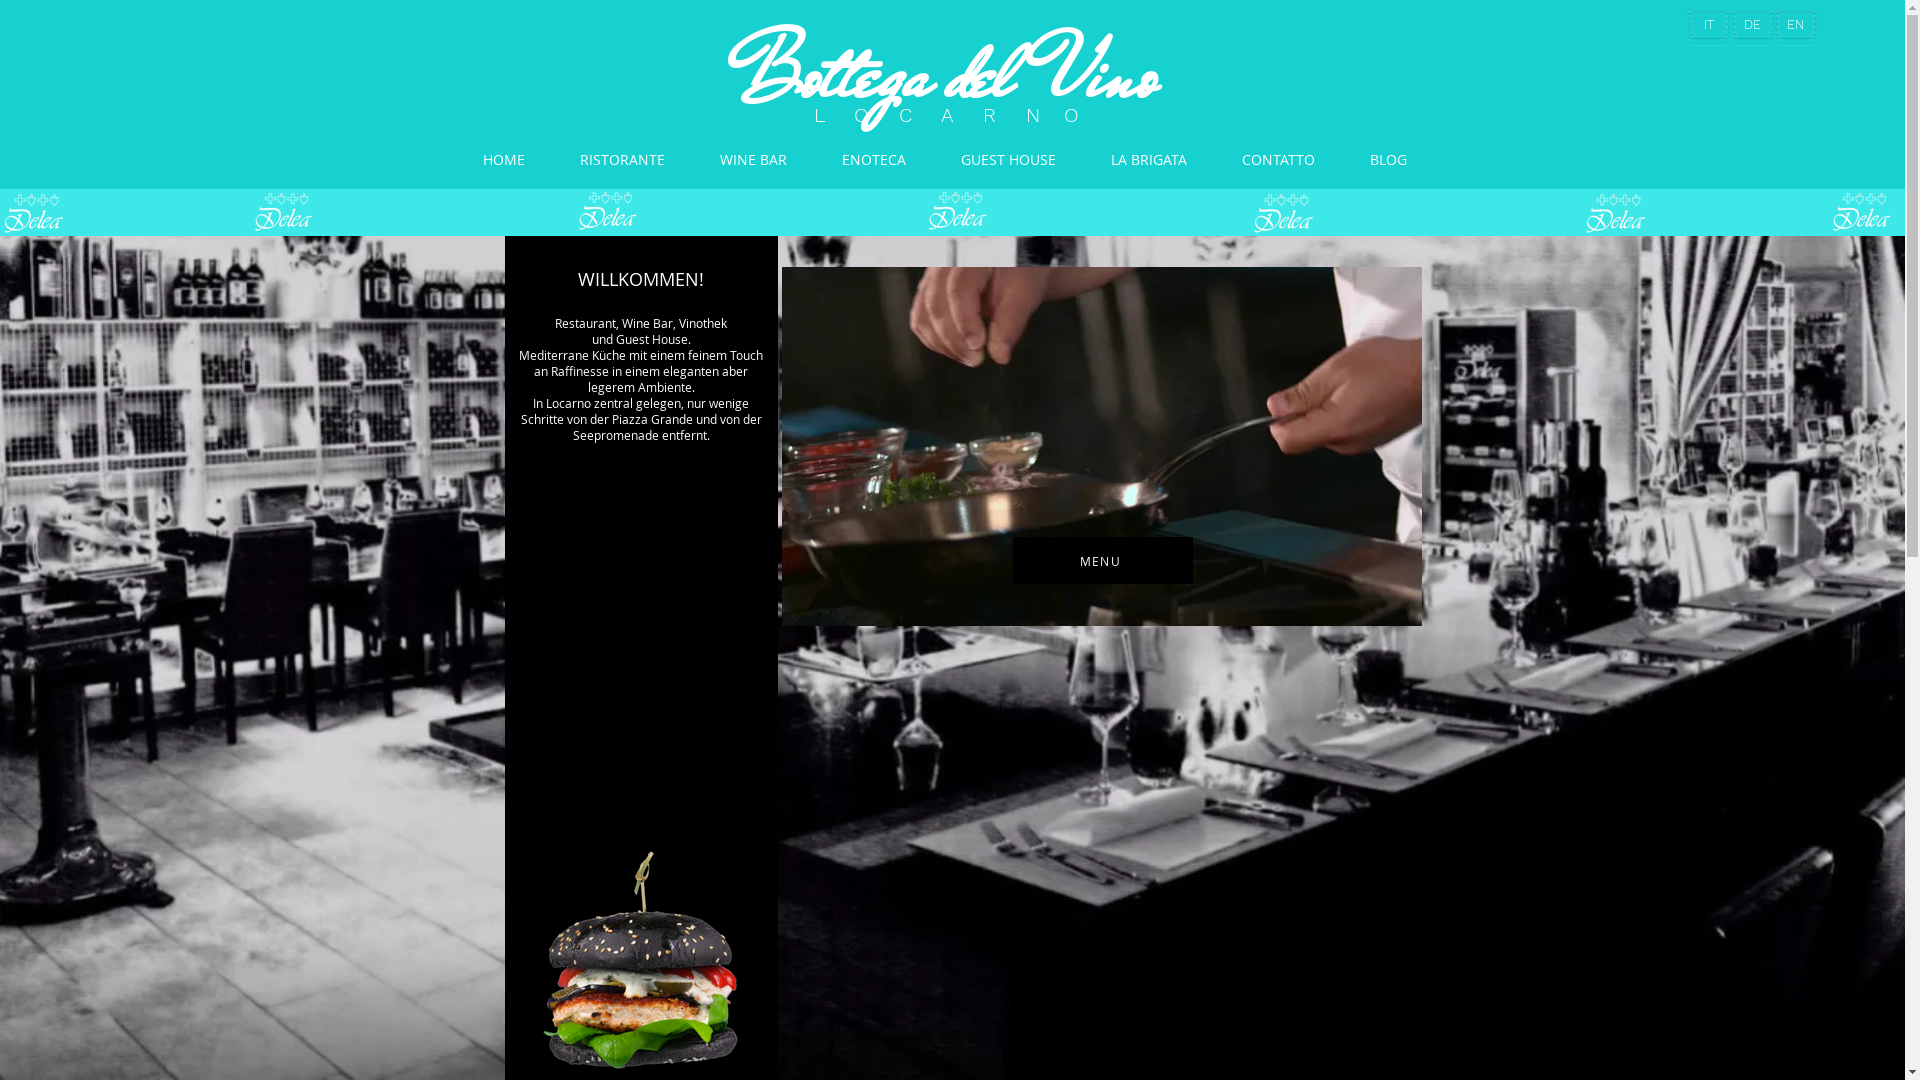 Image resolution: width=1920 pixels, height=1080 pixels. I want to click on 'MENU', so click(1012, 560).